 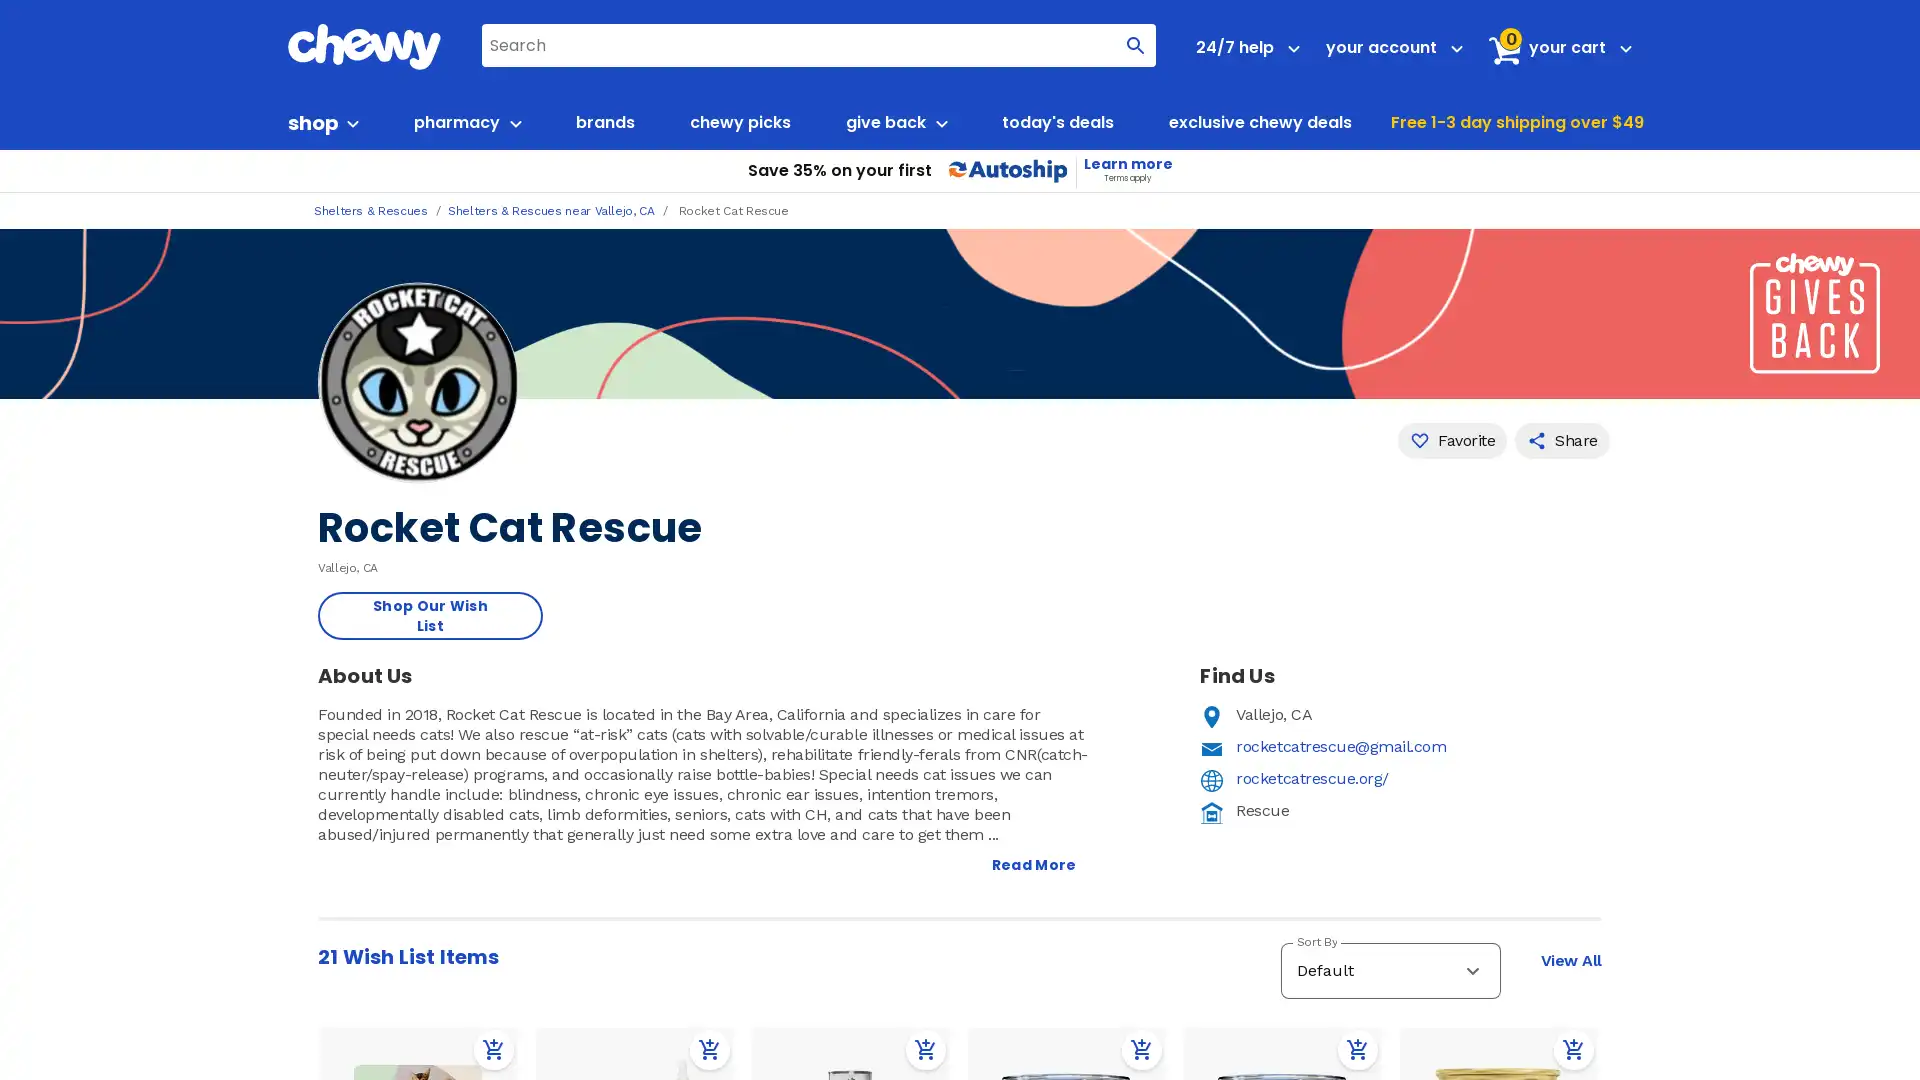 I want to click on Free 1-3 day shipping over $49, so click(x=1516, y=123).